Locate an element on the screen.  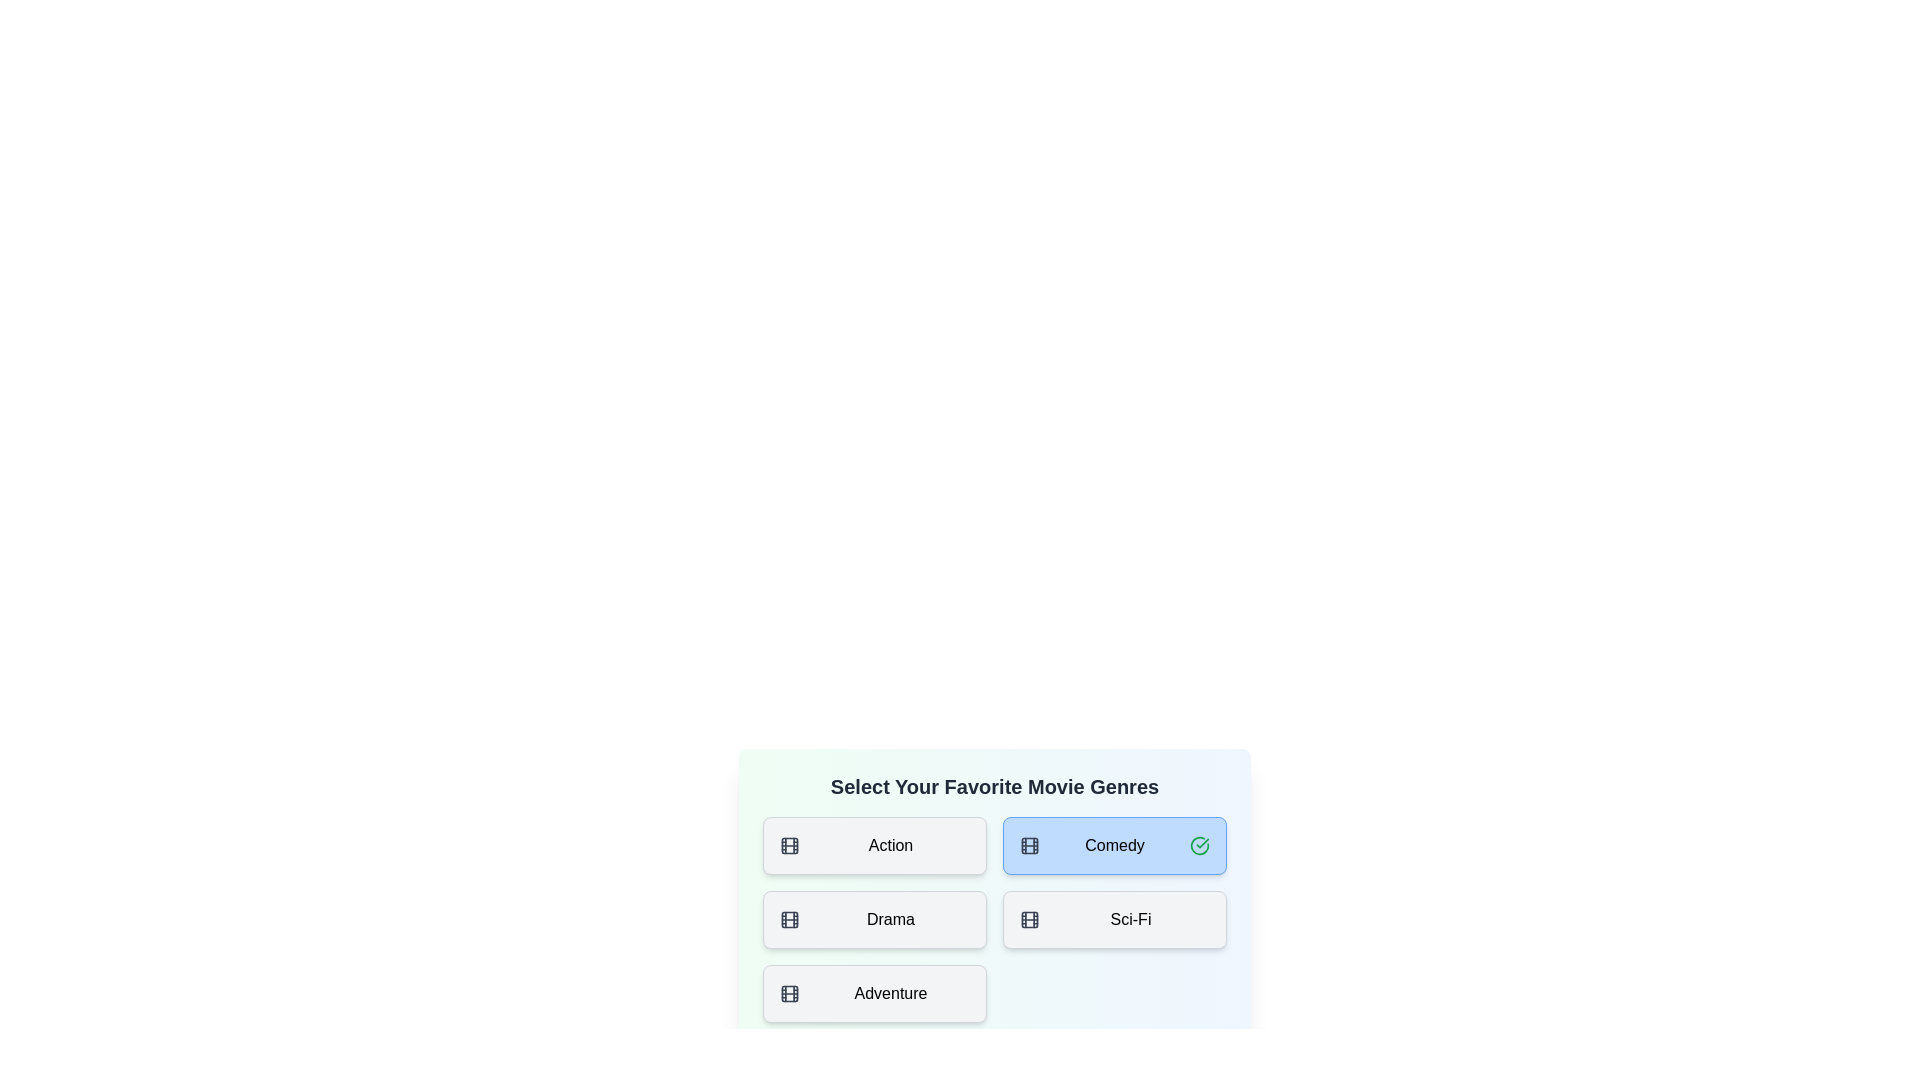
the tile corresponding to the genre Comedy to toggle its selection state is located at coordinates (1113, 845).